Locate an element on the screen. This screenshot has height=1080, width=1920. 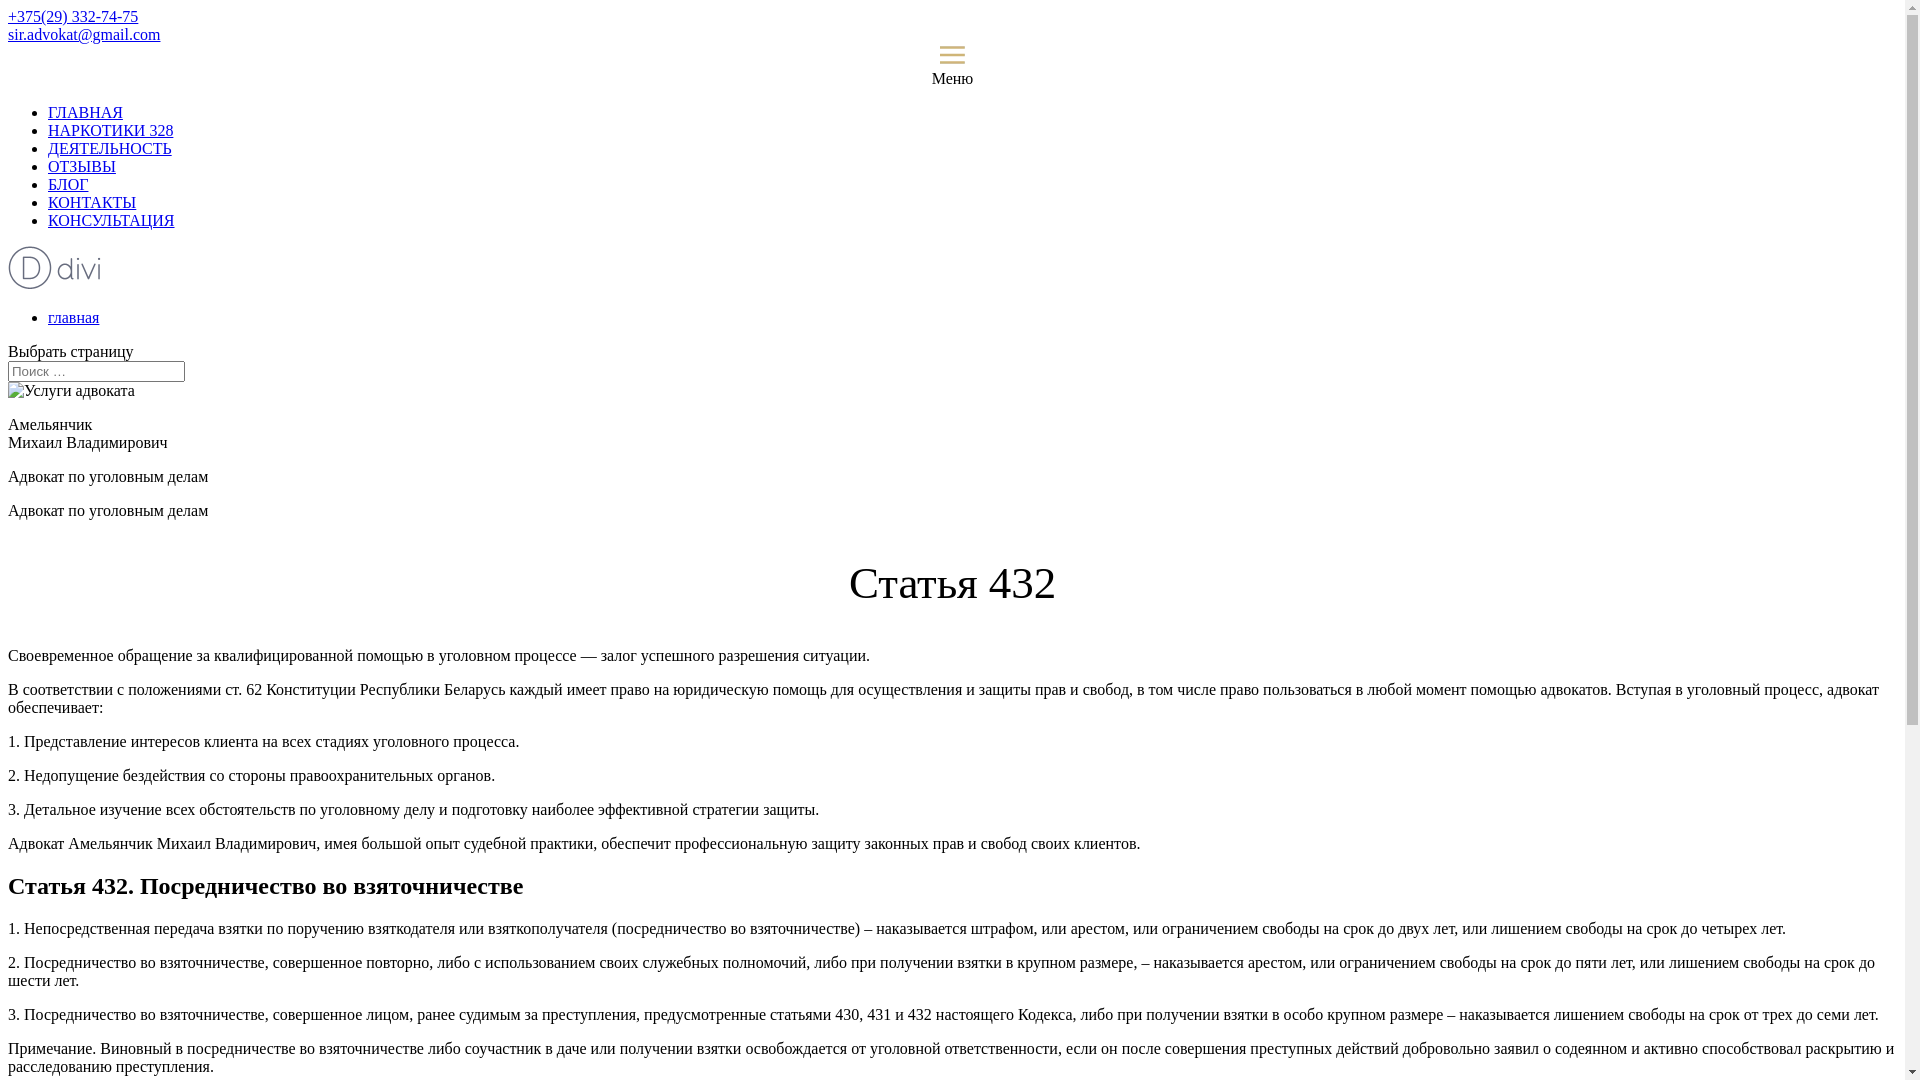
'+375(29) 332-74-75' is located at coordinates (72, 16).